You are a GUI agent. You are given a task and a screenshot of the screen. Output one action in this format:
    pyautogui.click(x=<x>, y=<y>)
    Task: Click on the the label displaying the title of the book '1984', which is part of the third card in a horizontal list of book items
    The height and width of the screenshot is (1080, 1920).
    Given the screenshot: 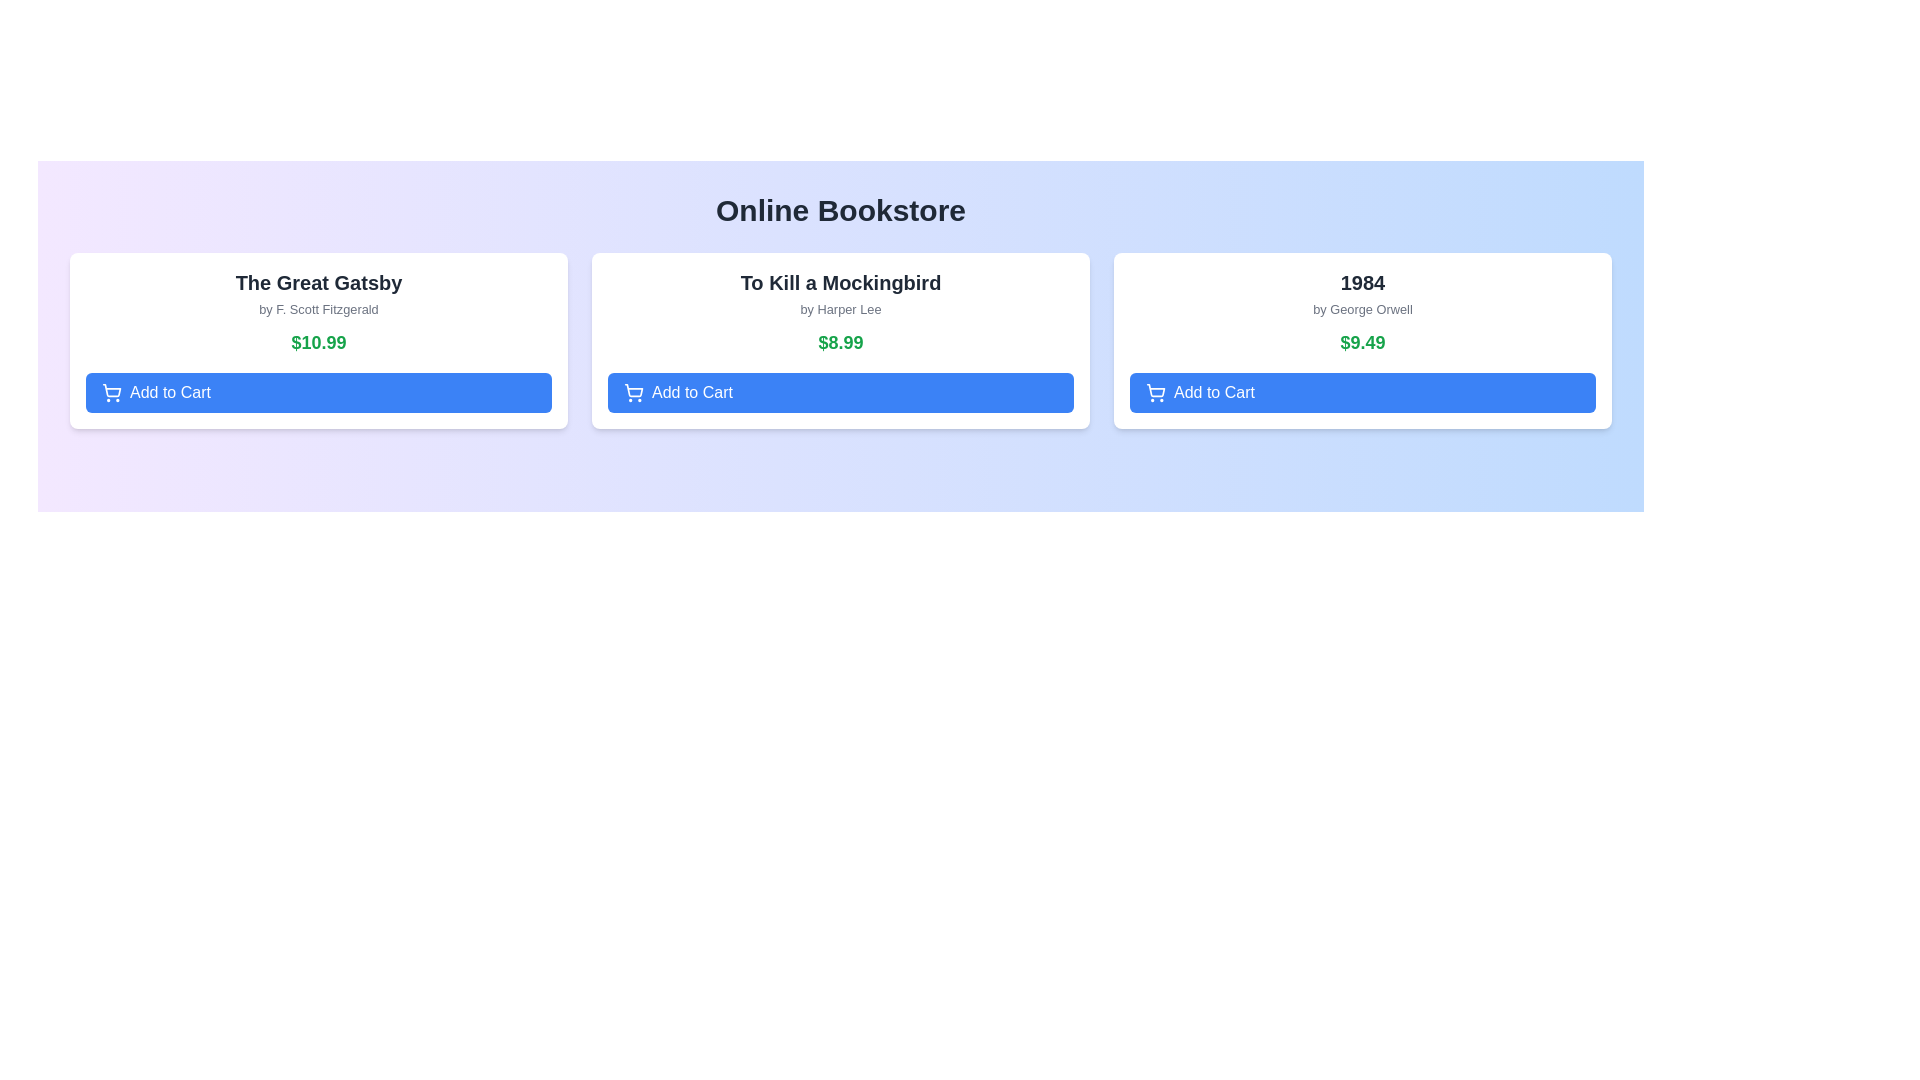 What is the action you would take?
    pyautogui.click(x=1362, y=282)
    